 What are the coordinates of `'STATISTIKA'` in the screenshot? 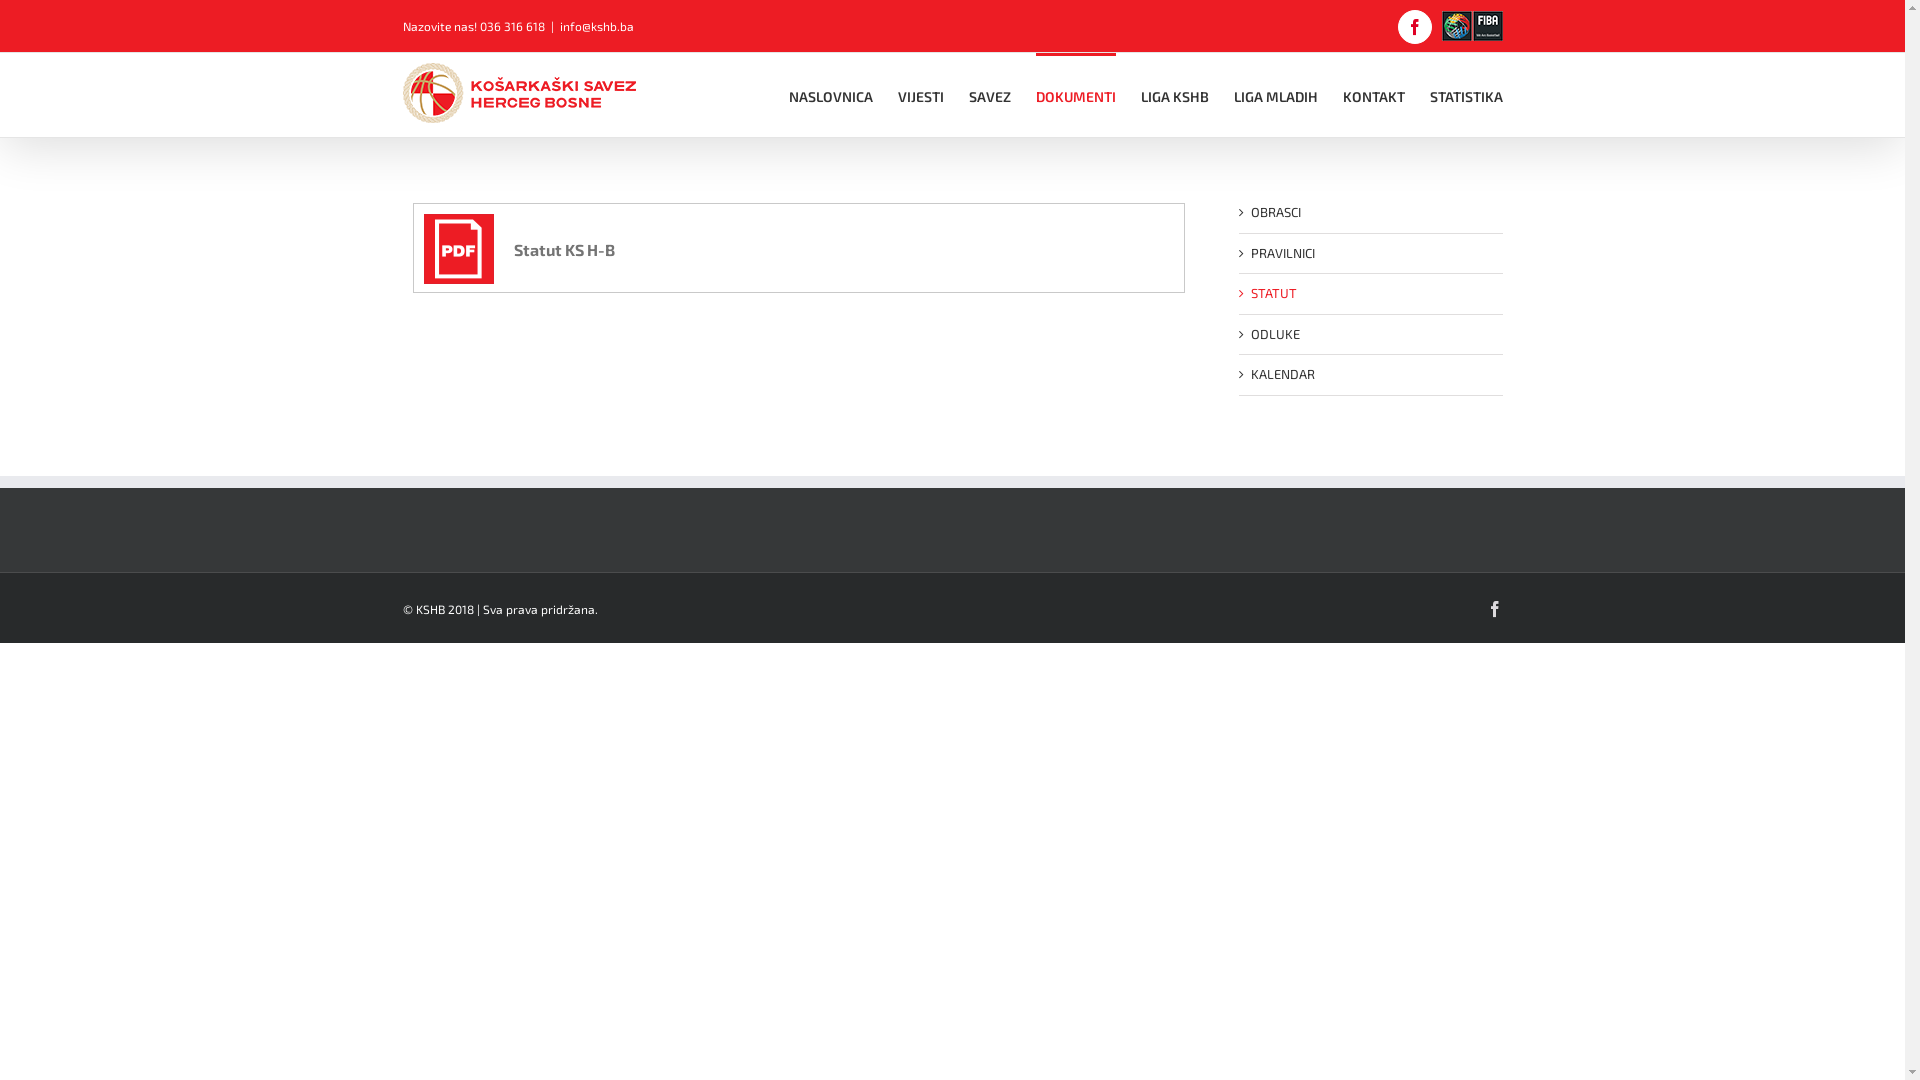 It's located at (1466, 95).